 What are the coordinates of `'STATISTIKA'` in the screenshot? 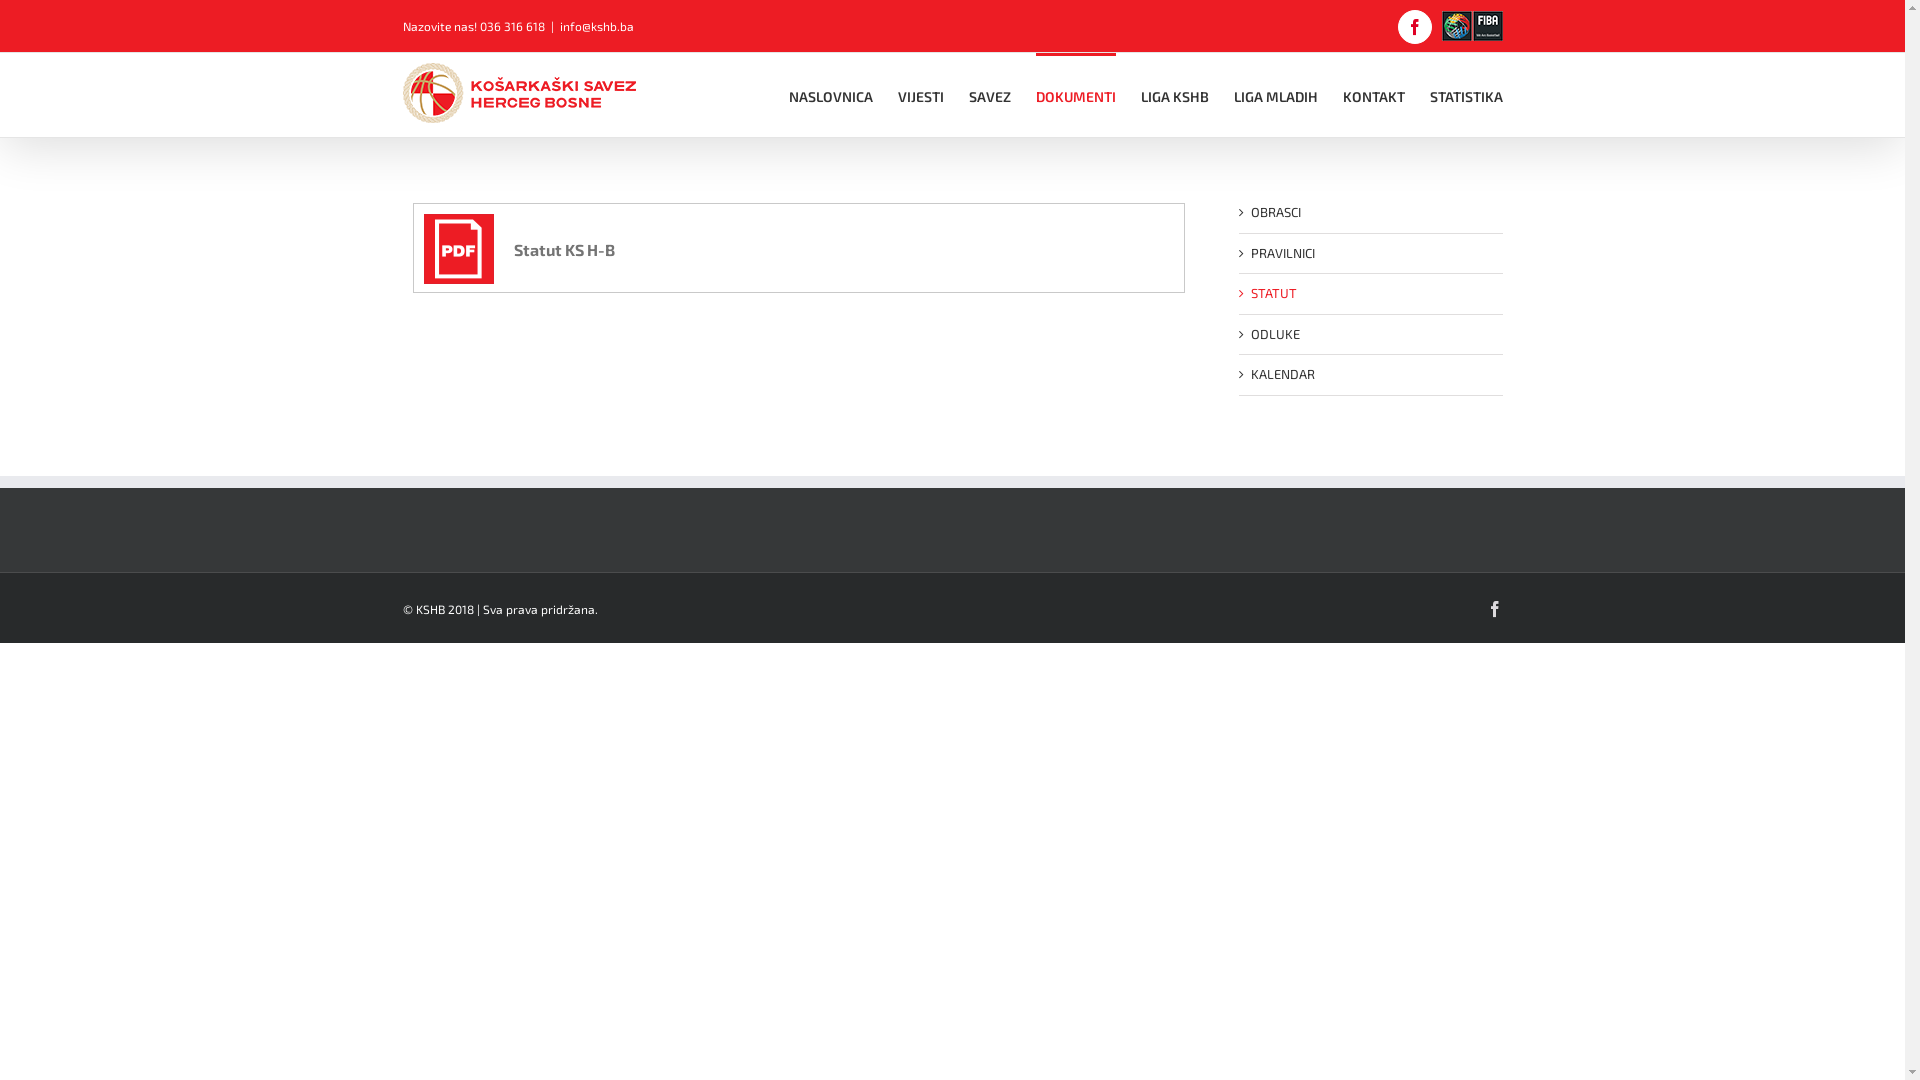 It's located at (1466, 95).